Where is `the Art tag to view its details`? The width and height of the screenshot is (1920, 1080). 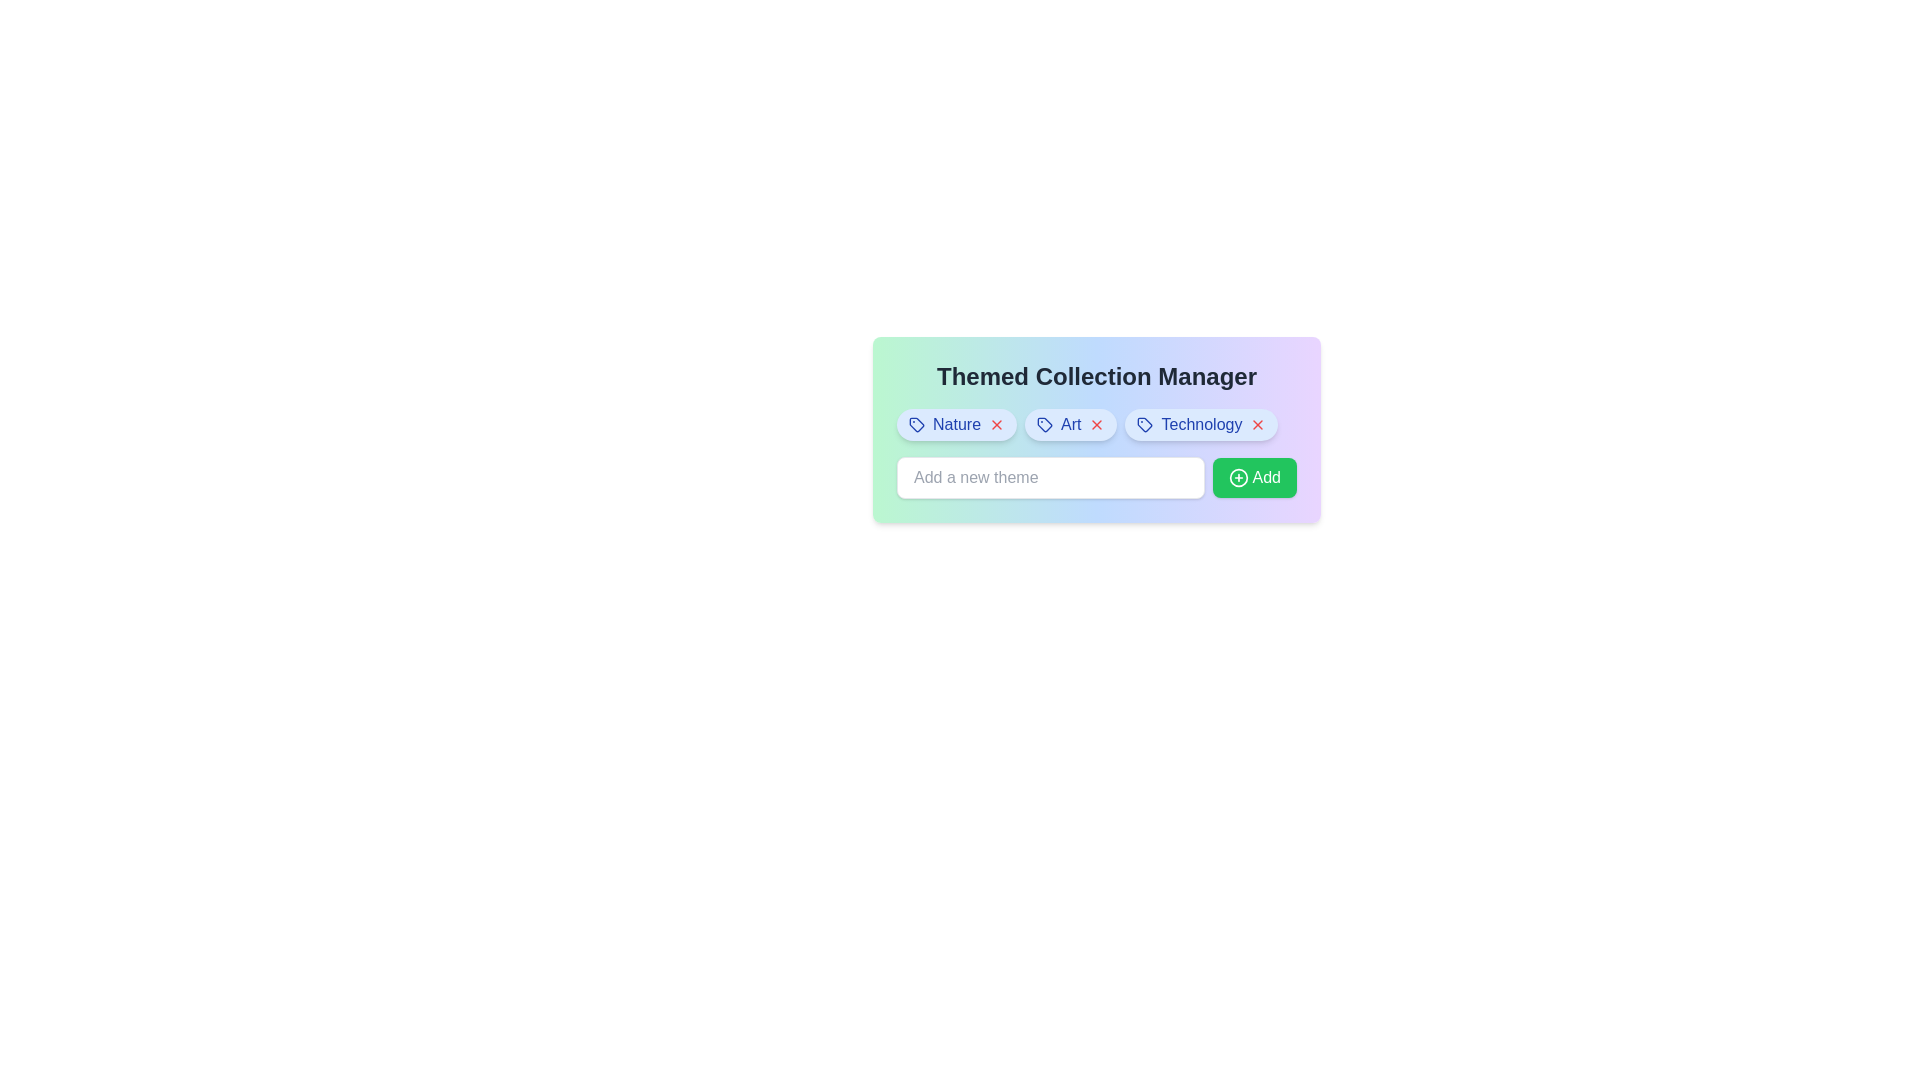
the Art tag to view its details is located at coordinates (1069, 423).